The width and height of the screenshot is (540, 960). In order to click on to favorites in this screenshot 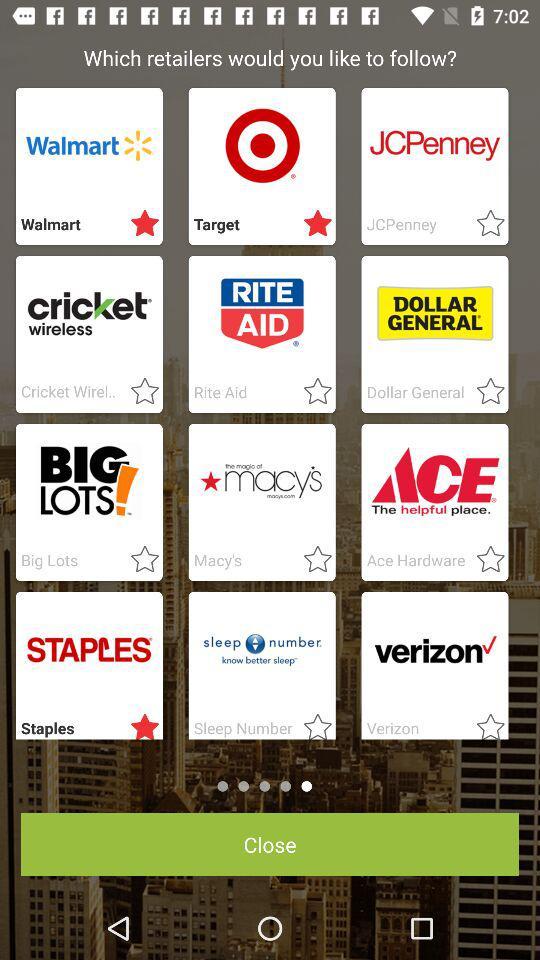, I will do `click(483, 391)`.